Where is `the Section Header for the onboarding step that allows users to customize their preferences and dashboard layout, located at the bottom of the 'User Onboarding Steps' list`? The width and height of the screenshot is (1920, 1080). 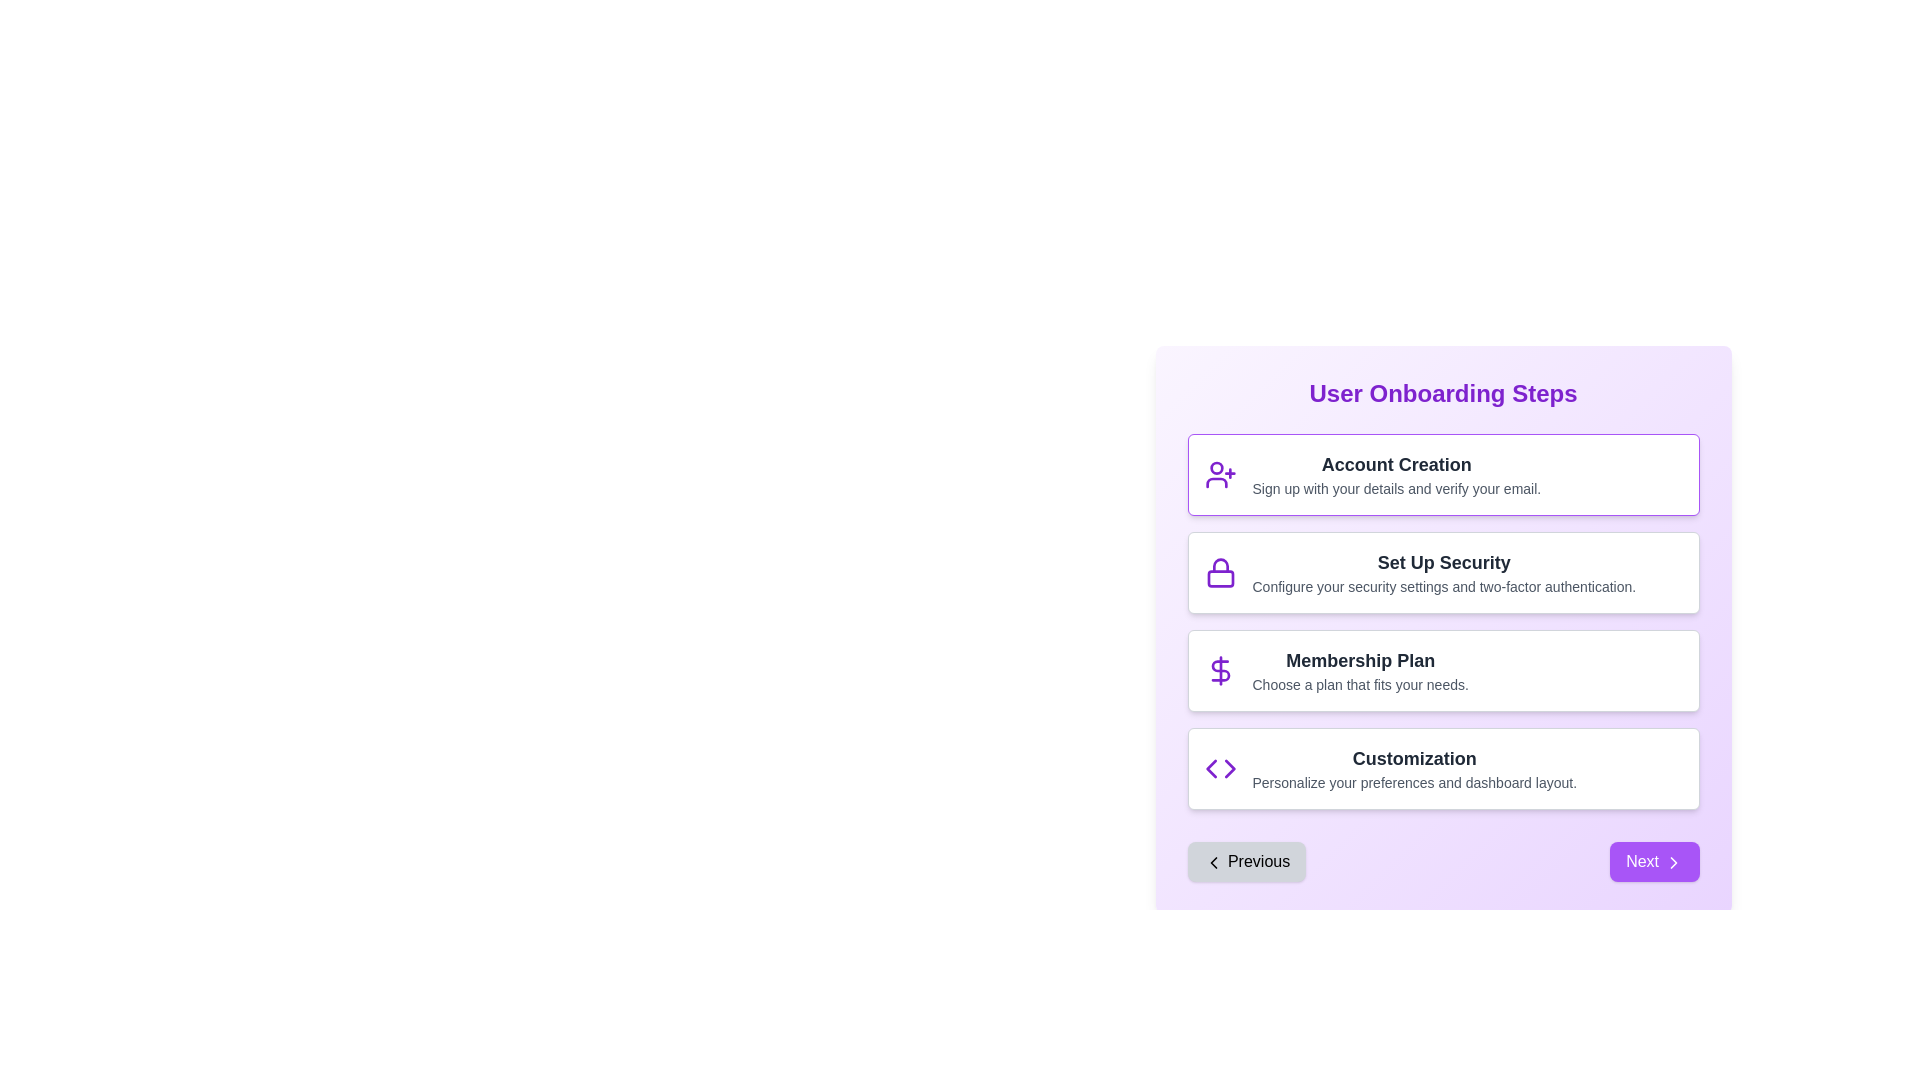 the Section Header for the onboarding step that allows users to customize their preferences and dashboard layout, located at the bottom of the 'User Onboarding Steps' list is located at coordinates (1413, 767).